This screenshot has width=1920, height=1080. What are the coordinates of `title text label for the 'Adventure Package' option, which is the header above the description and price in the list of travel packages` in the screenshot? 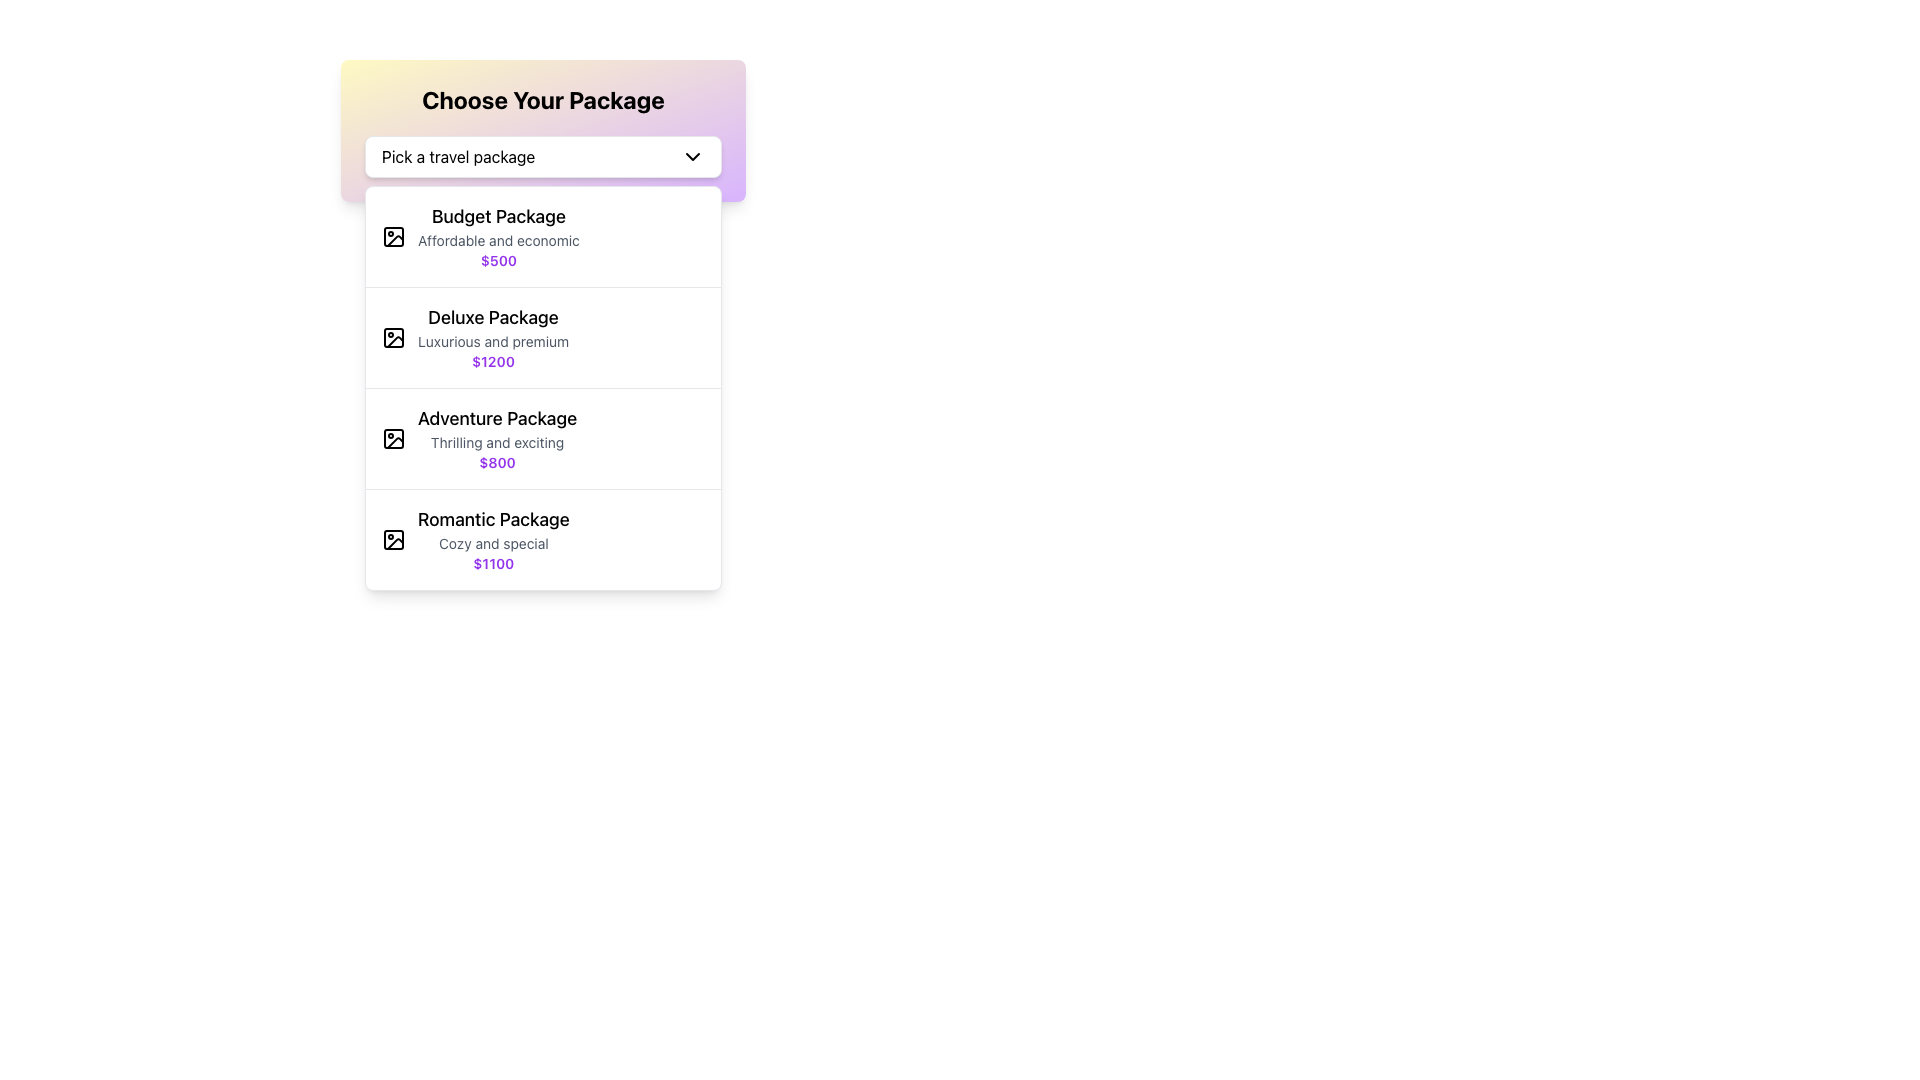 It's located at (497, 418).